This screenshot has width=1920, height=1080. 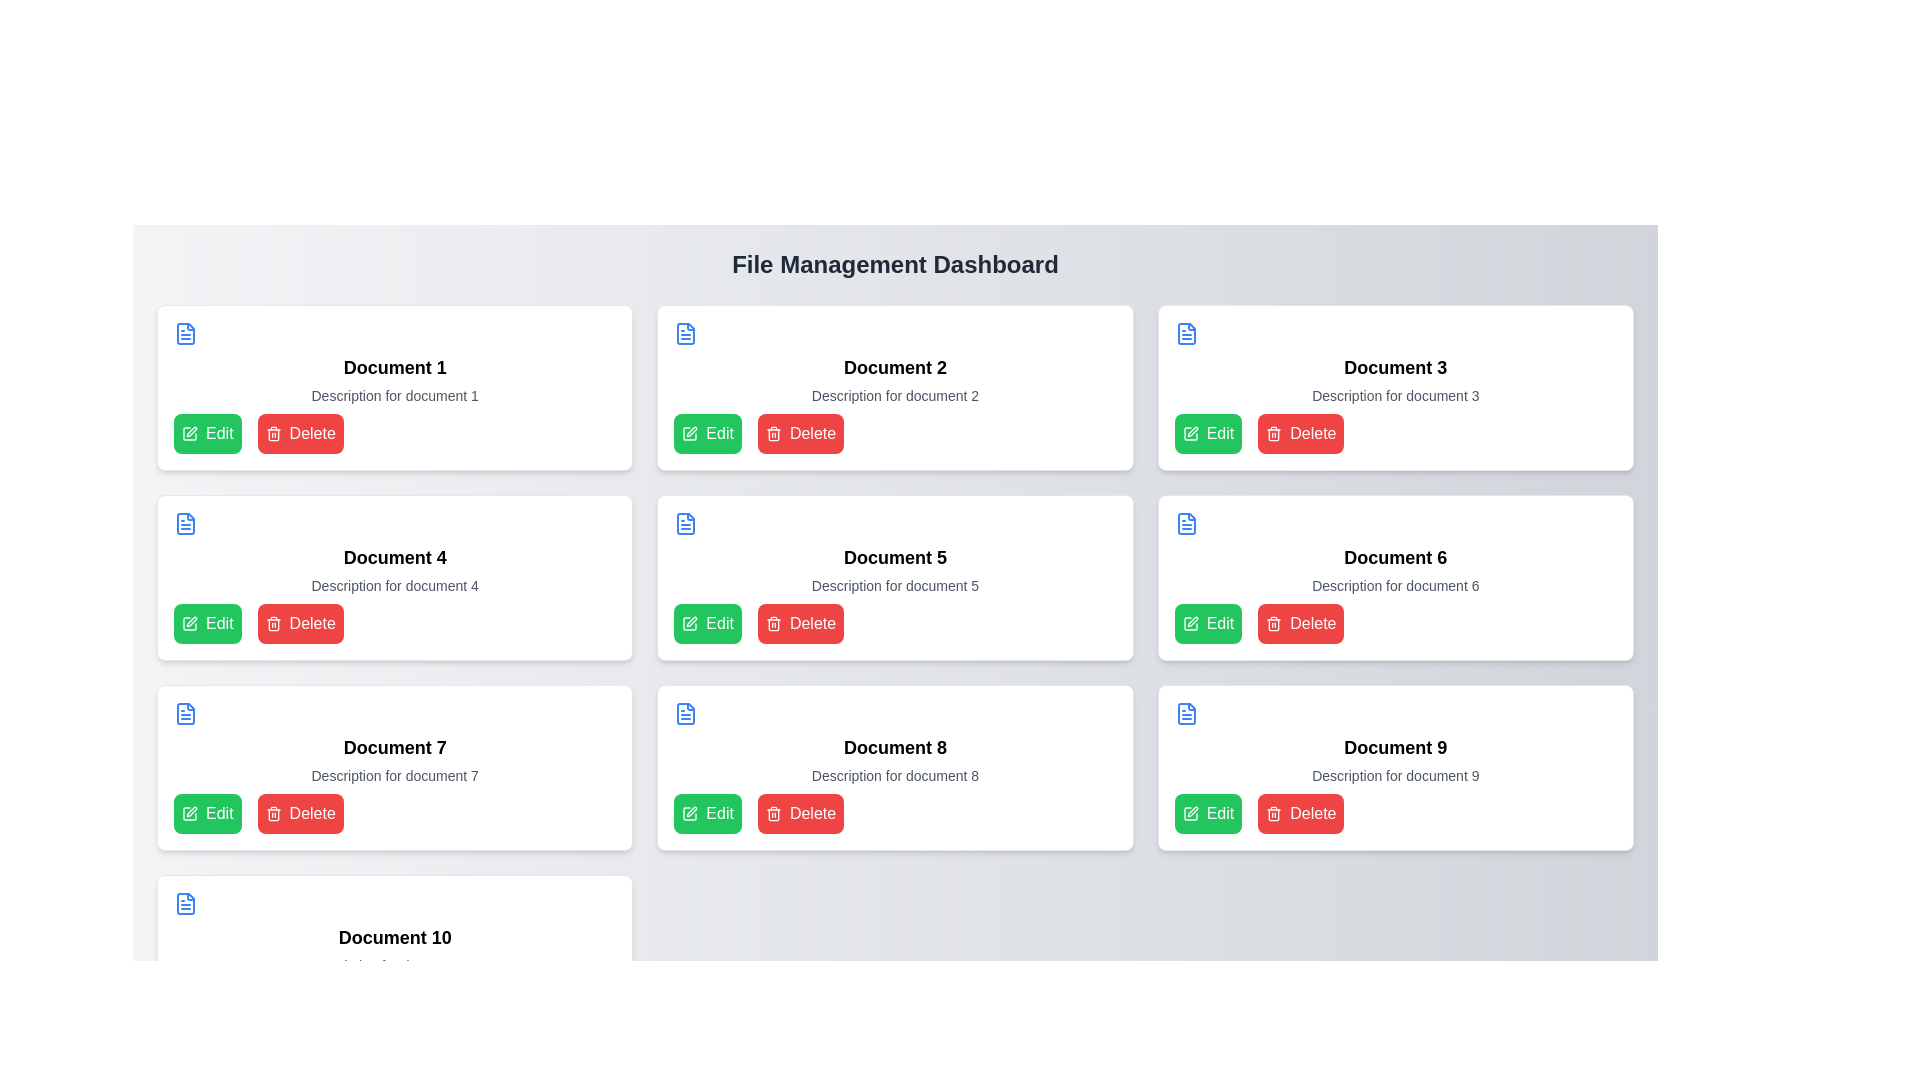 I want to click on the 'Edit' button which contains the SVG icon positioned on the left side of the button's text, so click(x=190, y=433).